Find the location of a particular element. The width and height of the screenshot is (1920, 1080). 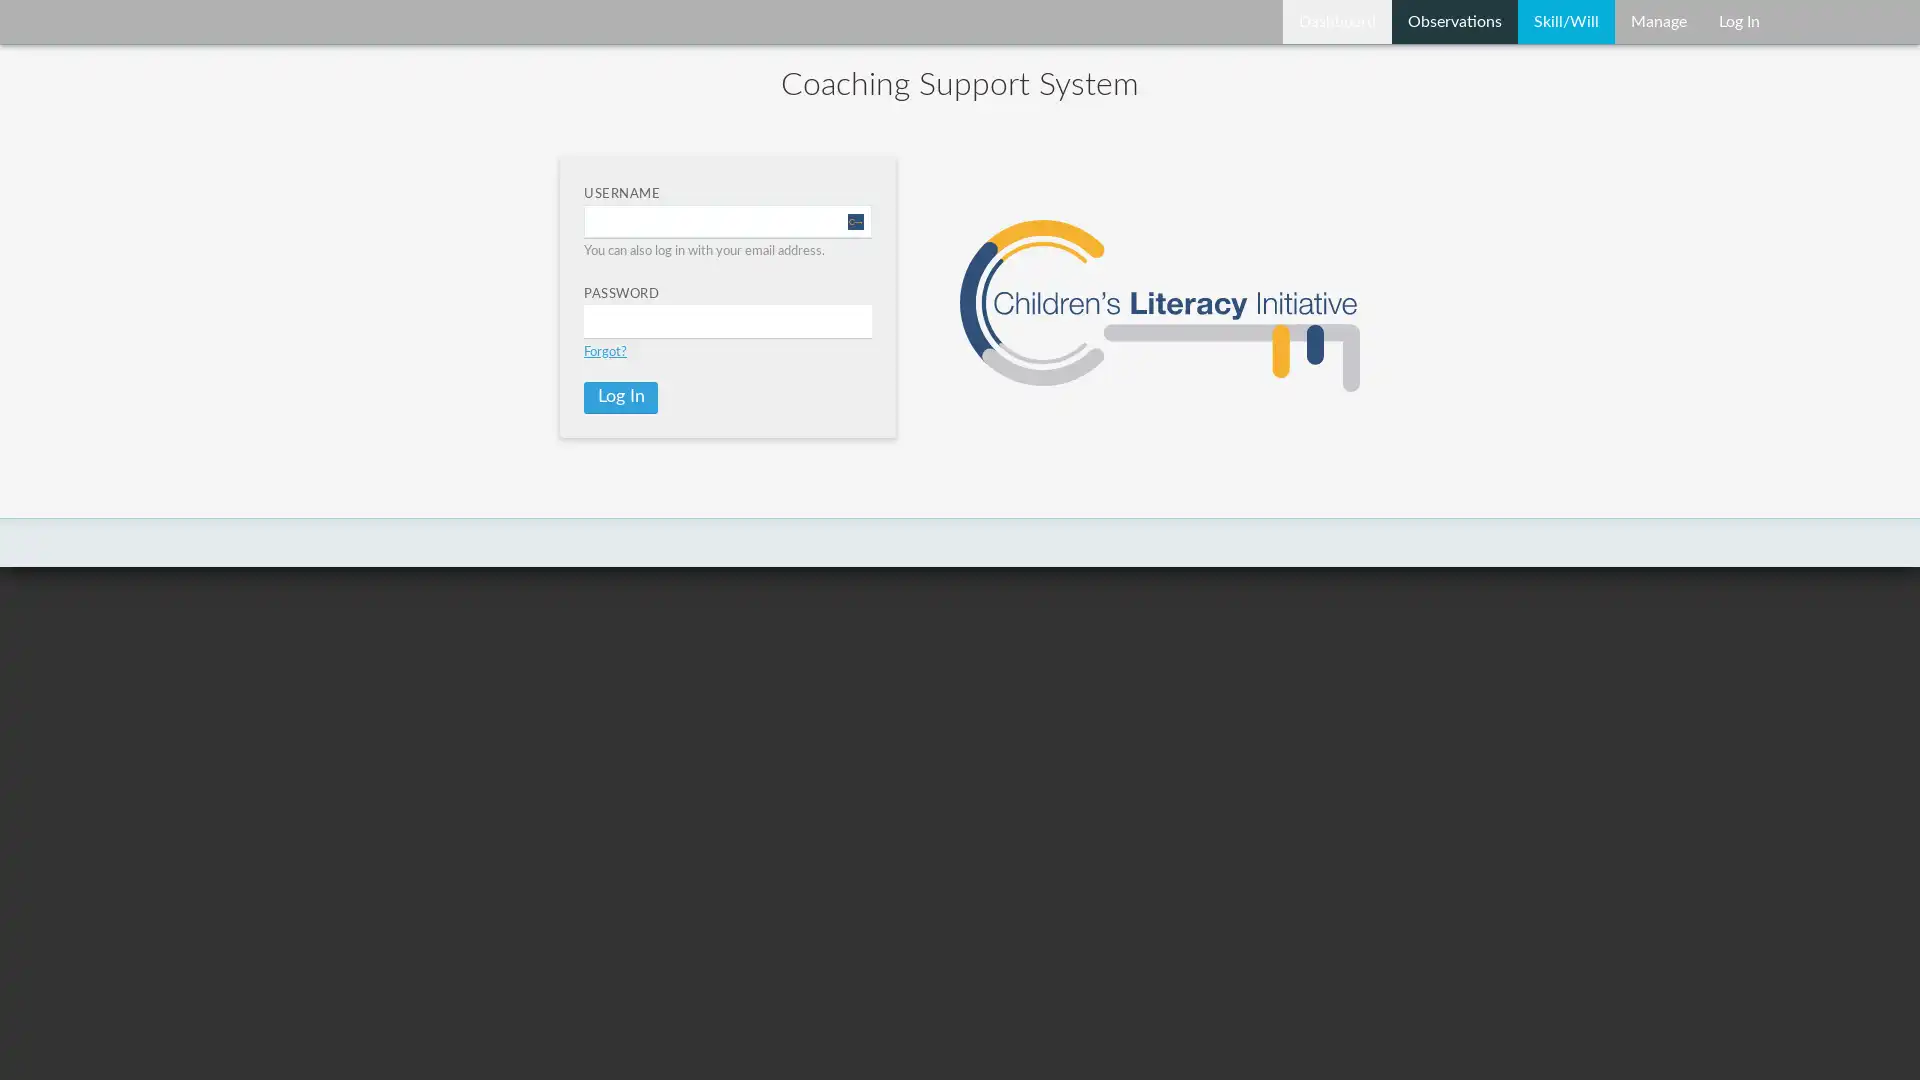

Log In is located at coordinates (619, 397).